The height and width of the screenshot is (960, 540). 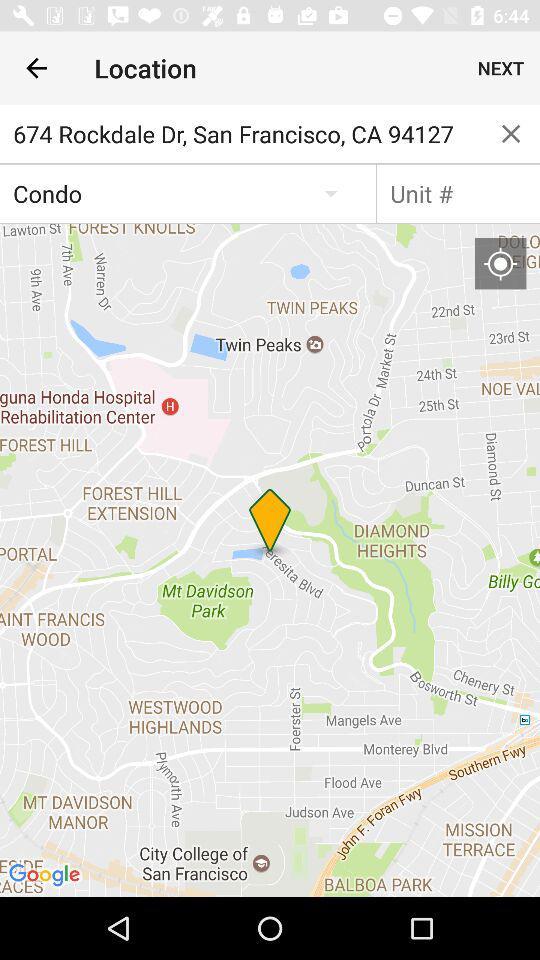 What do you see at coordinates (499, 262) in the screenshot?
I see `the location_crosshair icon` at bounding box center [499, 262].